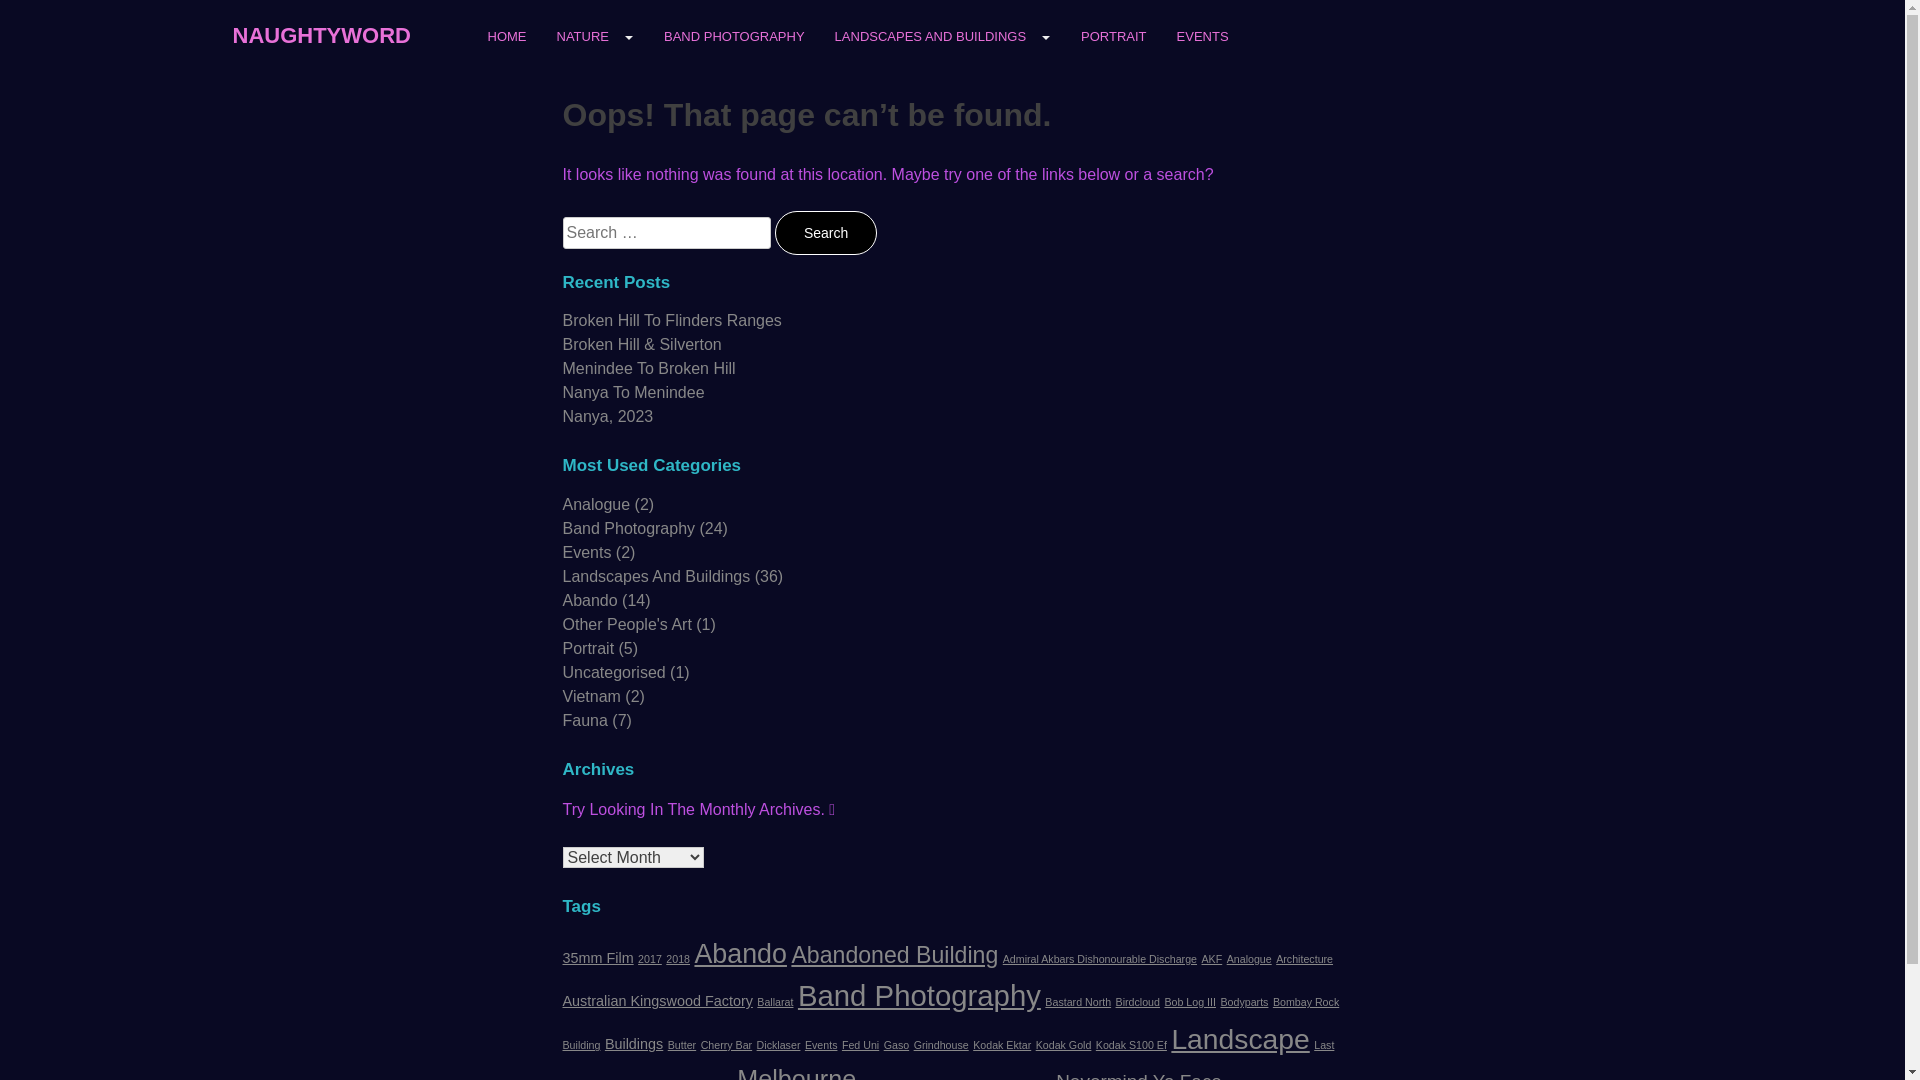  Describe the element at coordinates (606, 415) in the screenshot. I see `'Nanya, 2023'` at that location.